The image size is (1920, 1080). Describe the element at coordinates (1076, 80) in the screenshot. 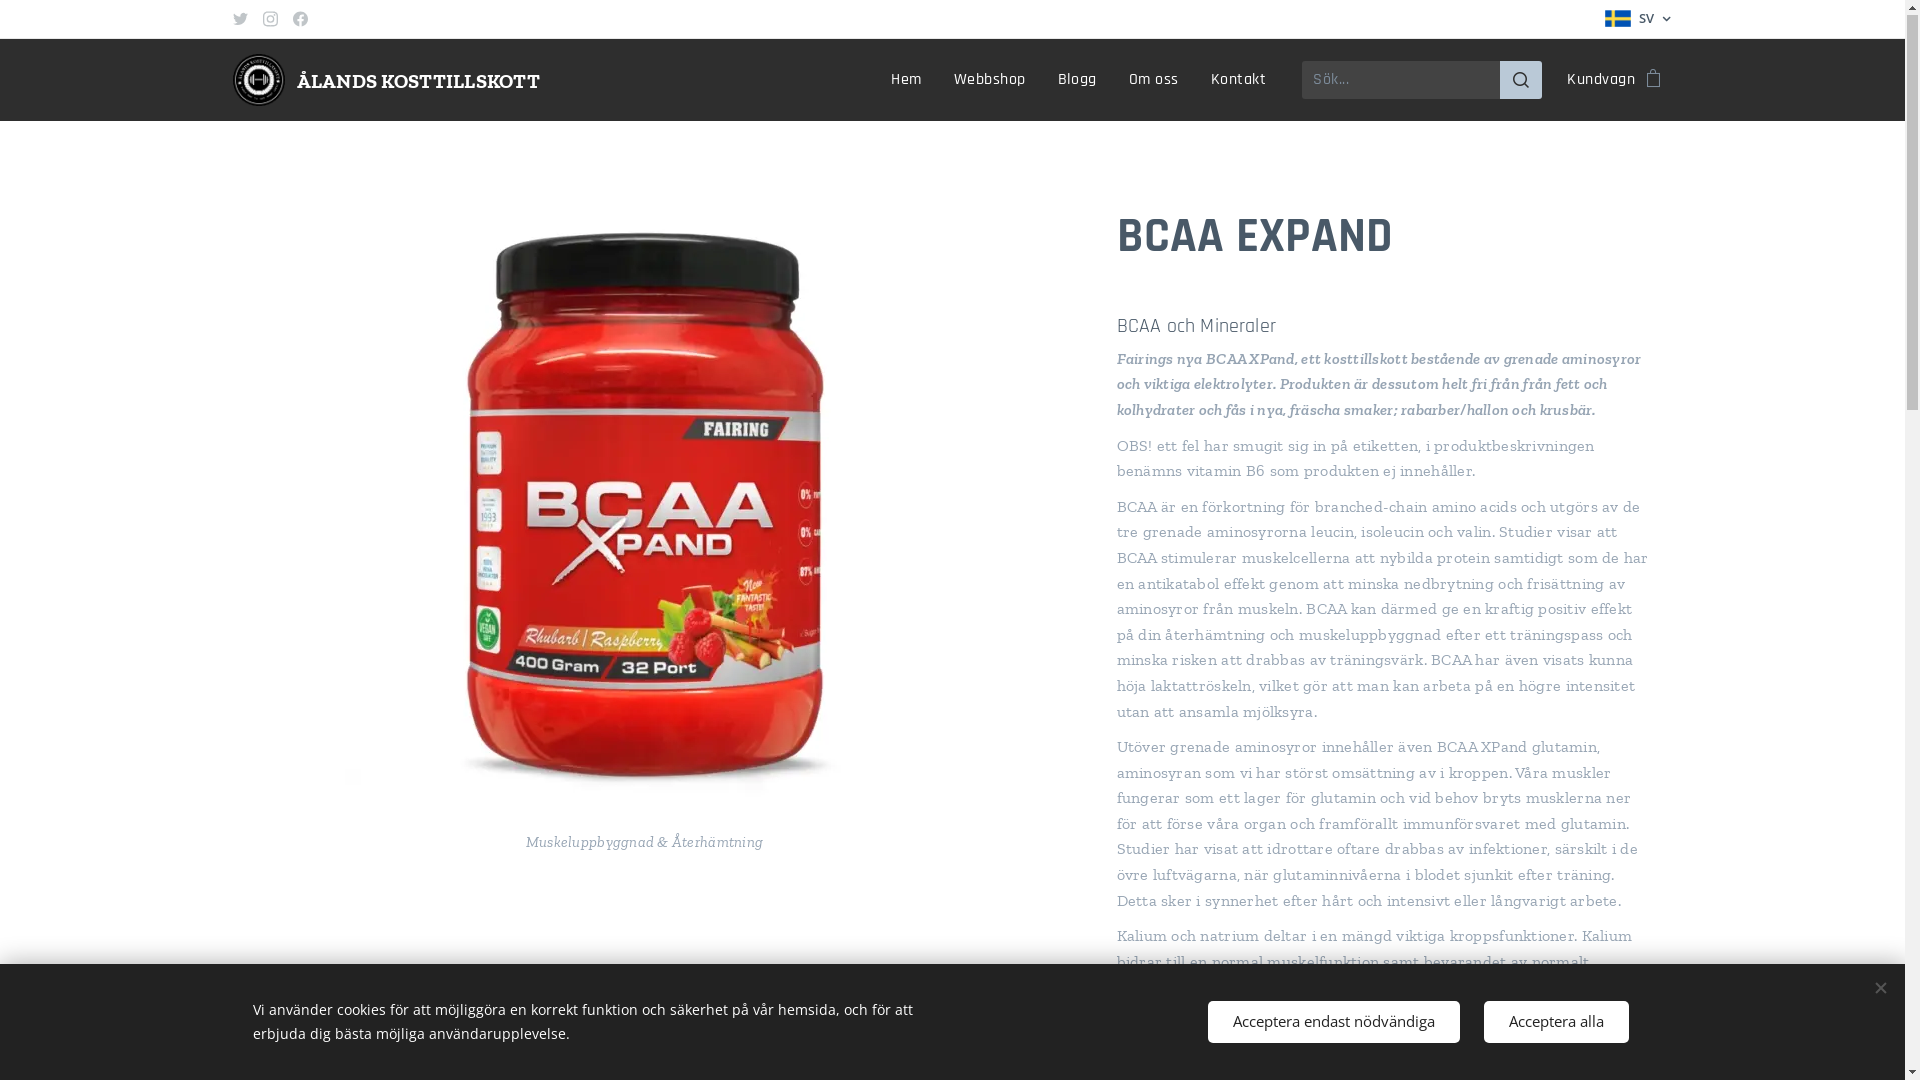

I see `'Blogg'` at that location.